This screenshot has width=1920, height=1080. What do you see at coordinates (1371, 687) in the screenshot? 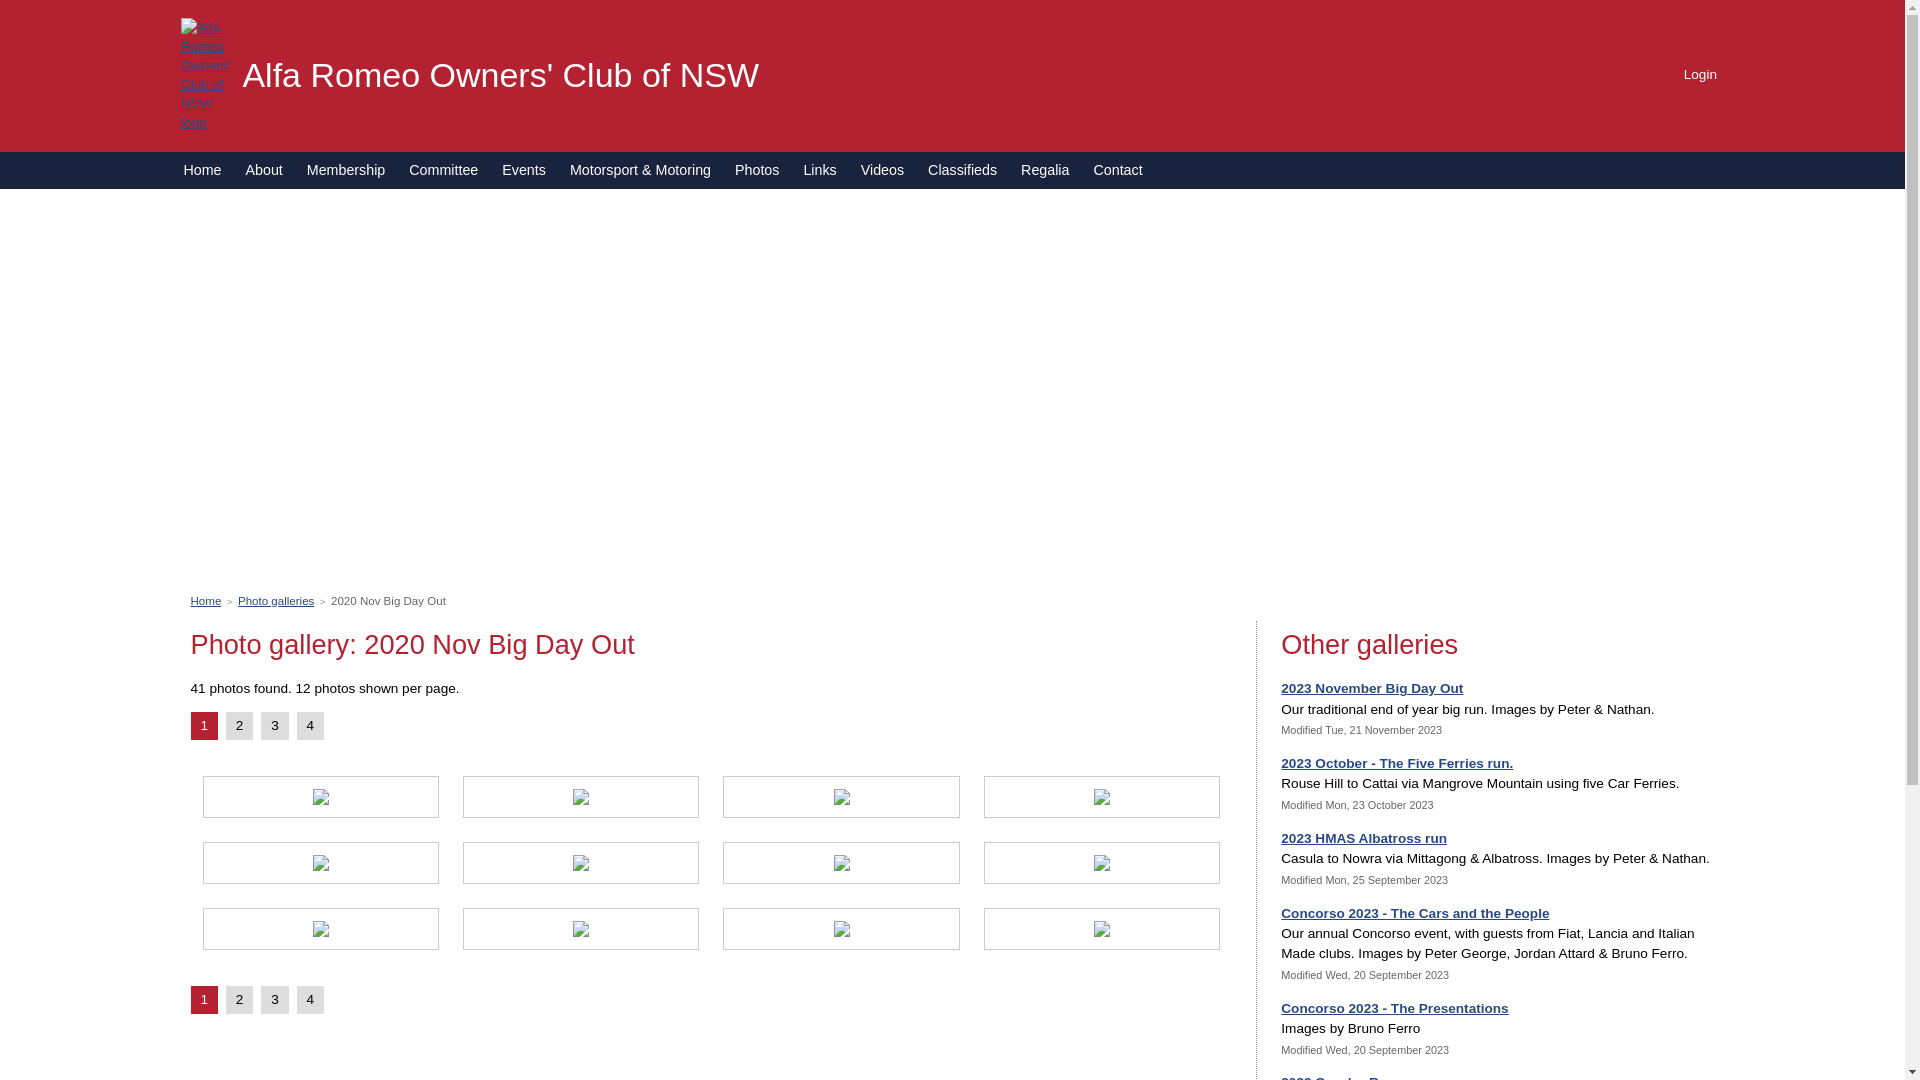
I see `'2023 November Big Day Out'` at bounding box center [1371, 687].